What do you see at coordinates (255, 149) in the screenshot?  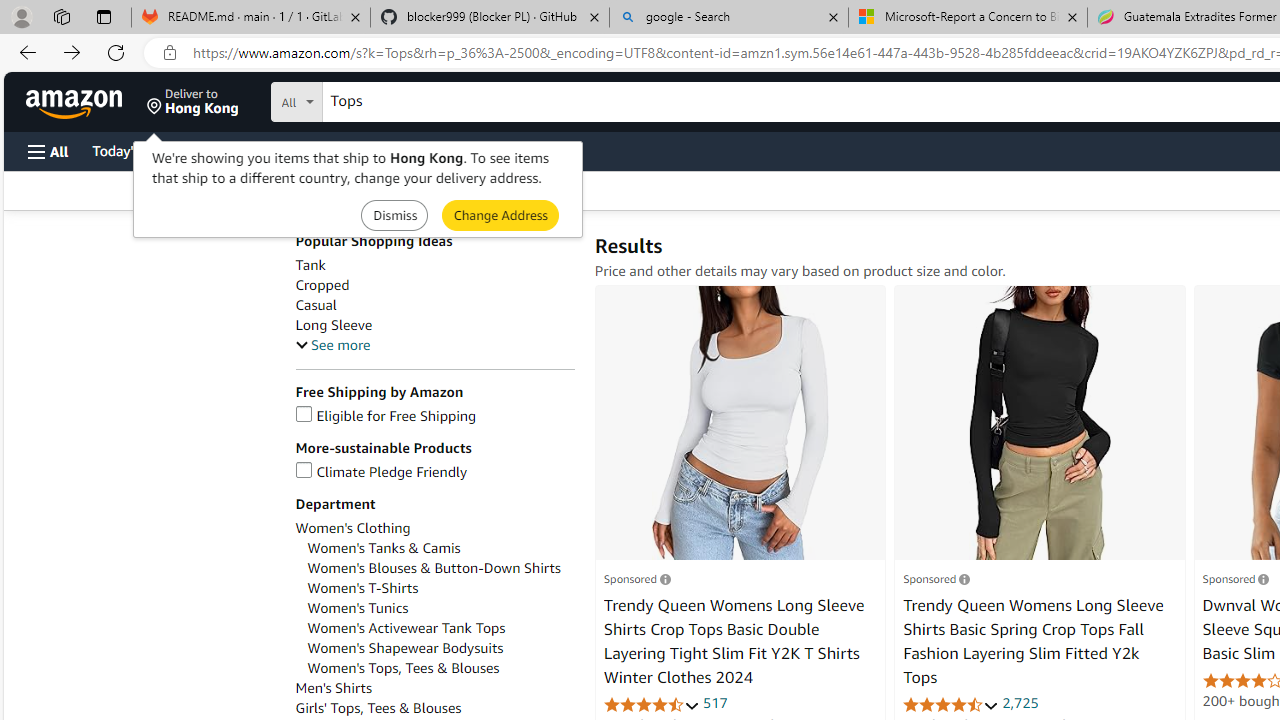 I see `'Customer Service'` at bounding box center [255, 149].